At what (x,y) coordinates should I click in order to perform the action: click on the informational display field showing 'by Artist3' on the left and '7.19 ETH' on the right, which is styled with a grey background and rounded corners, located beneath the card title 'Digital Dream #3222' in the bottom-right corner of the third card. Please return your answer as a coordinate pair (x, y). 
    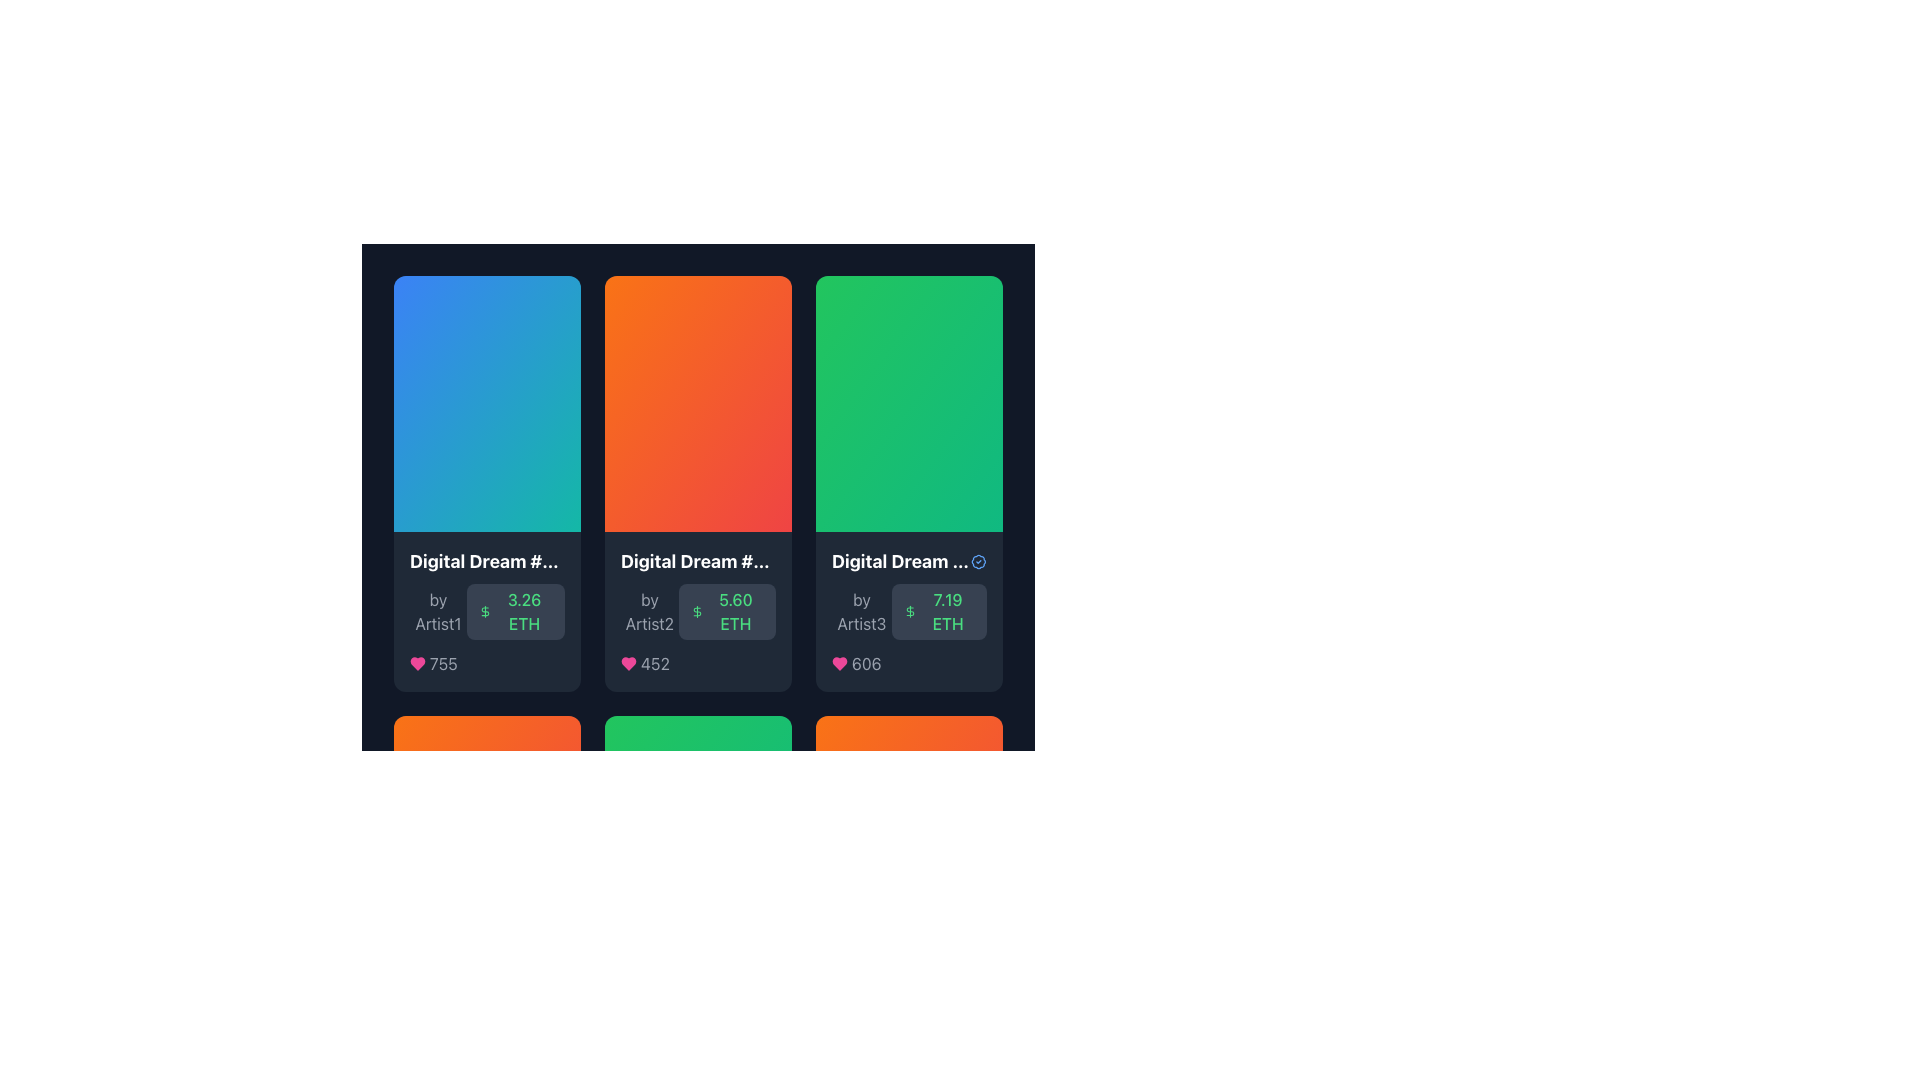
    Looking at the image, I should click on (908, 611).